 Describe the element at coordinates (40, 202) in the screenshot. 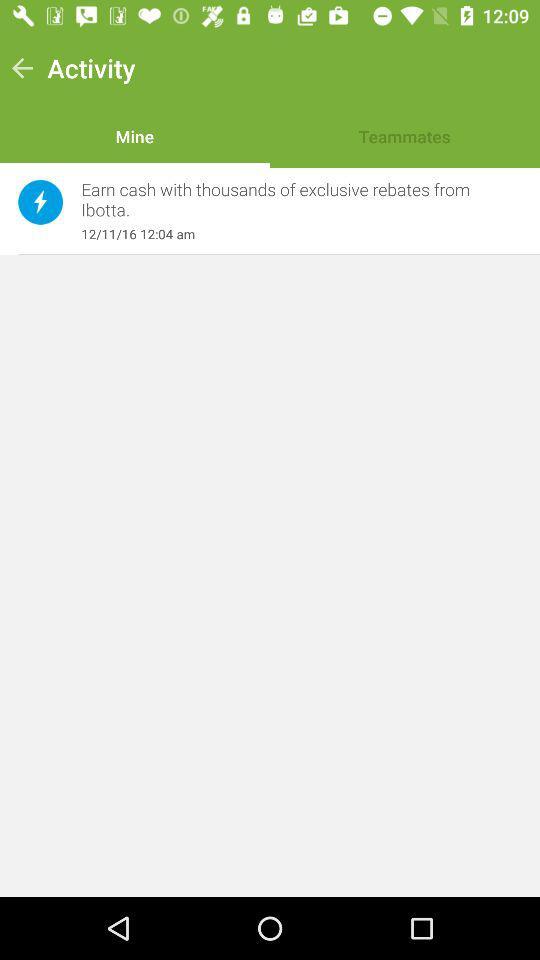

I see `the item next to earn cash with item` at that location.